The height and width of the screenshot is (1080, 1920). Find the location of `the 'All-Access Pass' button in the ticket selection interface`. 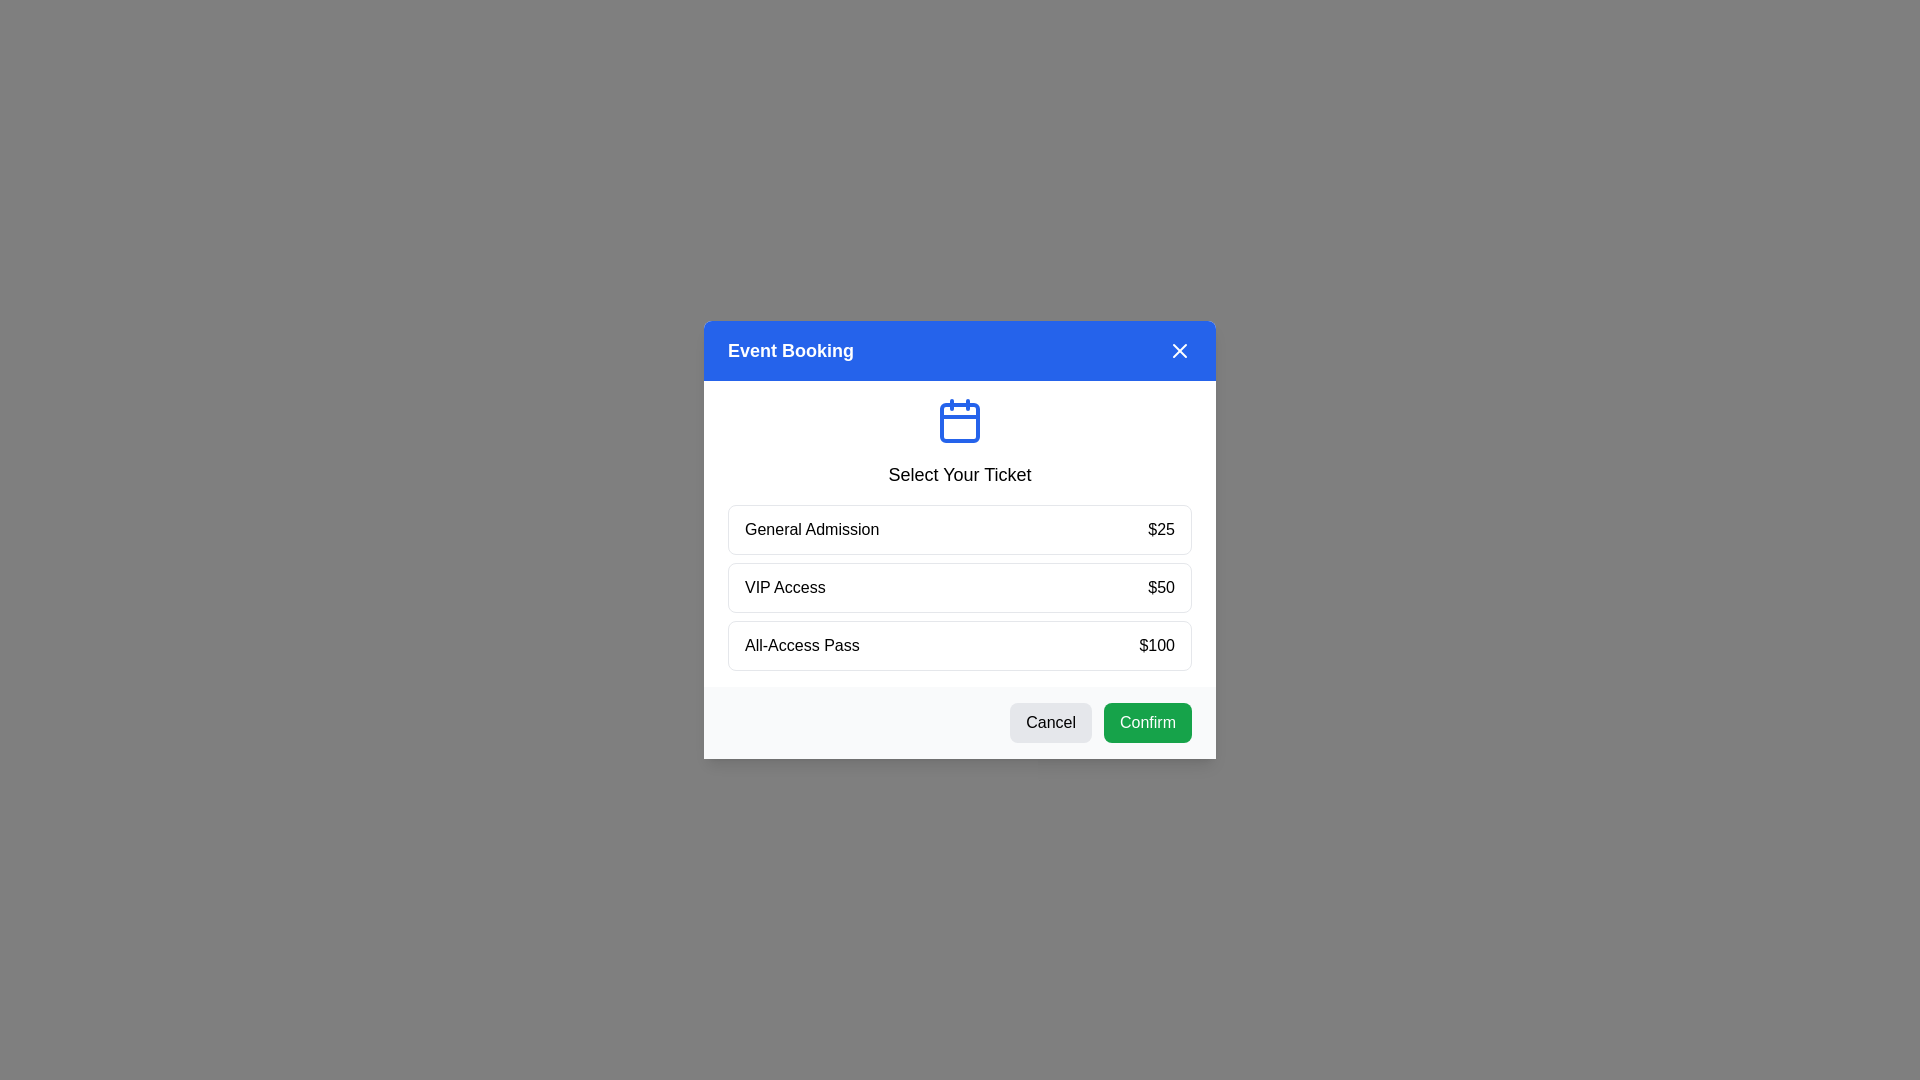

the 'All-Access Pass' button in the ticket selection interface is located at coordinates (960, 645).